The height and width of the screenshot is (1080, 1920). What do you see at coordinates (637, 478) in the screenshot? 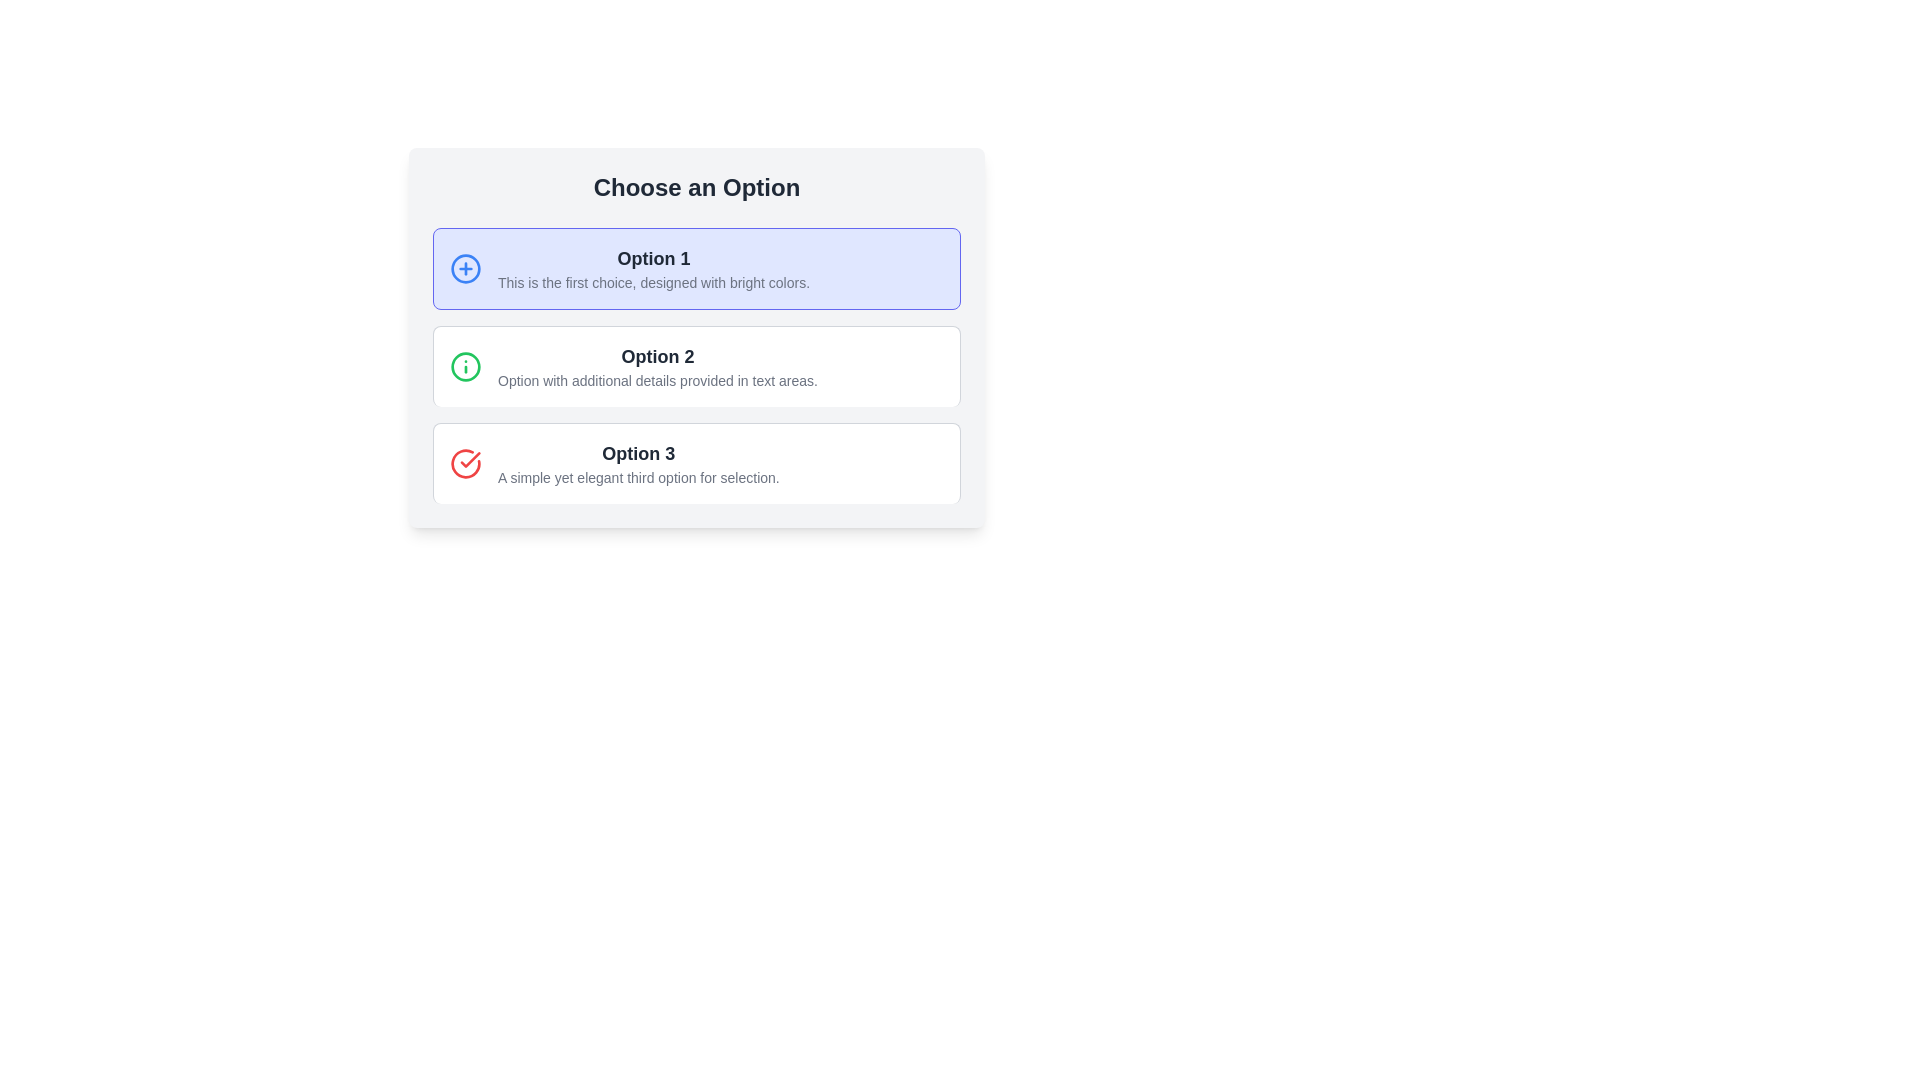
I see `the supporting text label located below the title 'Option 3' in the third section of the choice group layout` at bounding box center [637, 478].